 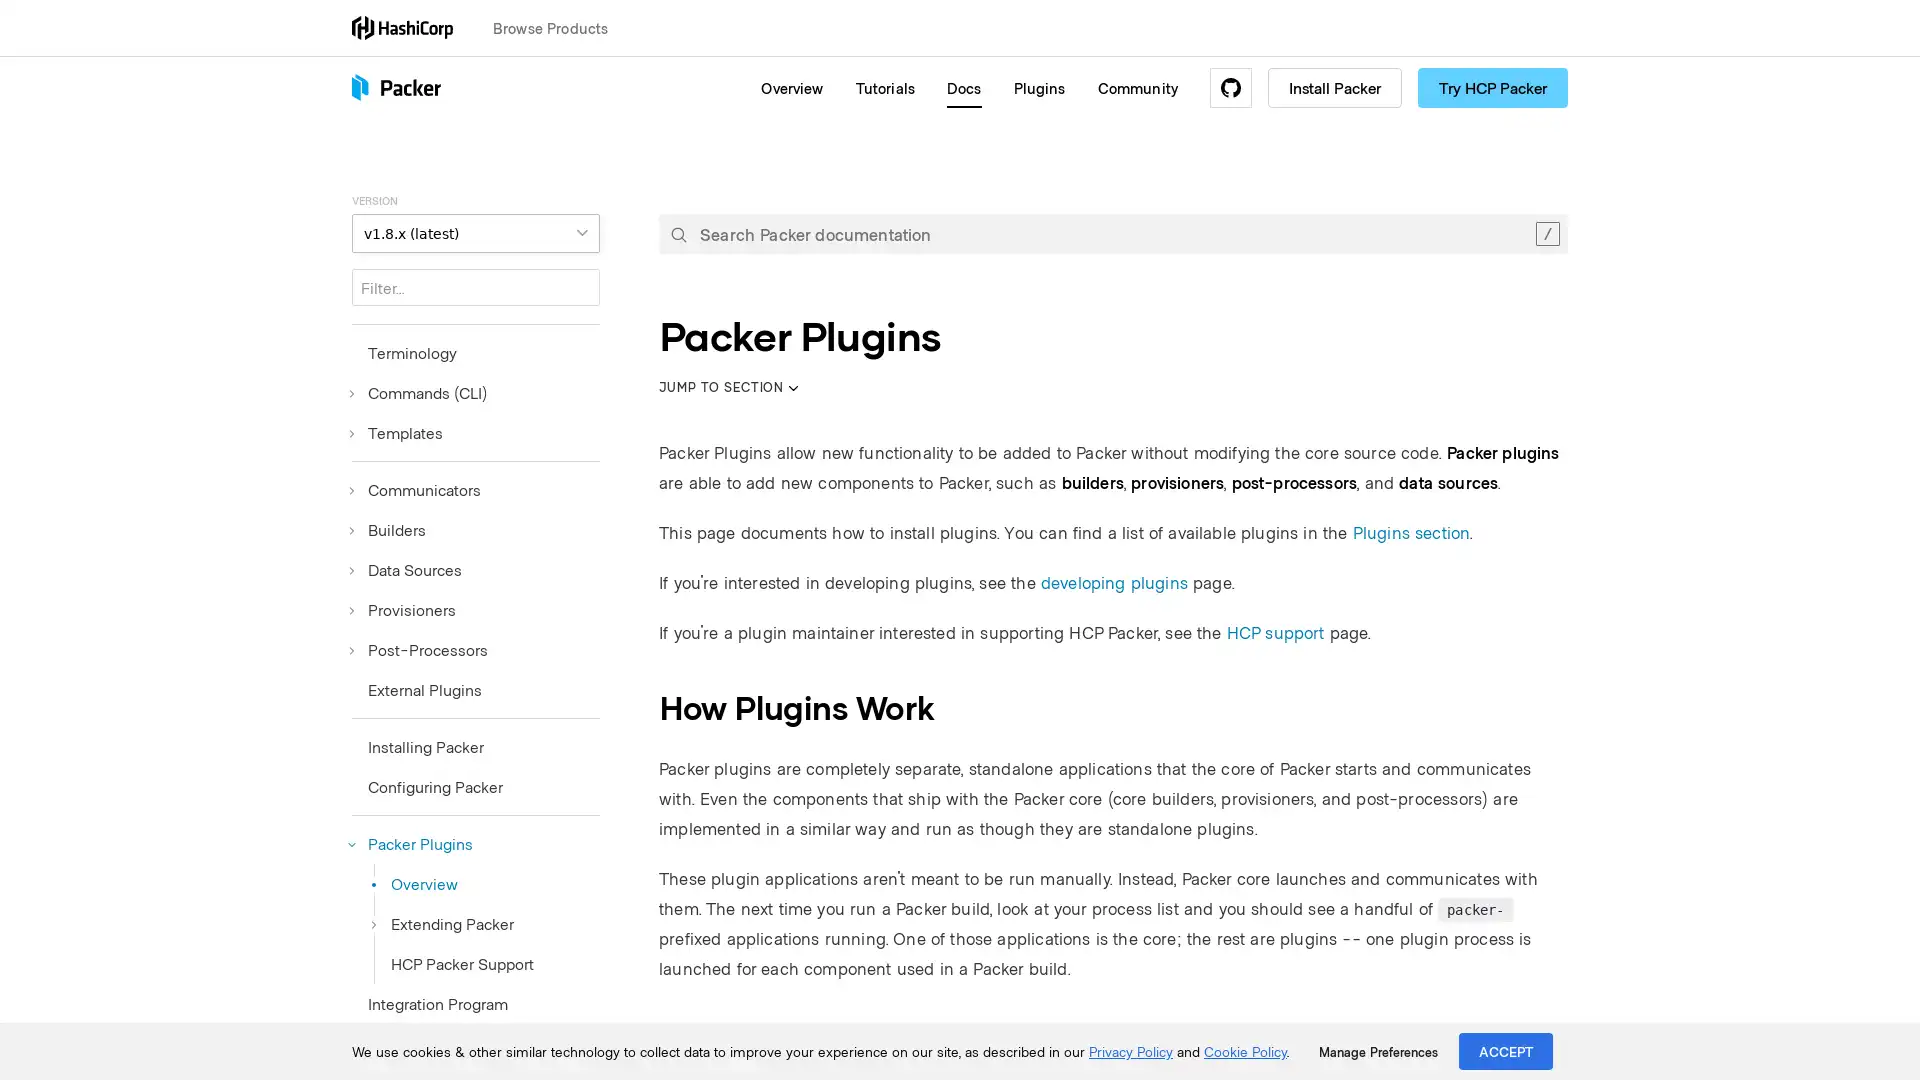 I want to click on ACCEPT, so click(x=1506, y=1050).